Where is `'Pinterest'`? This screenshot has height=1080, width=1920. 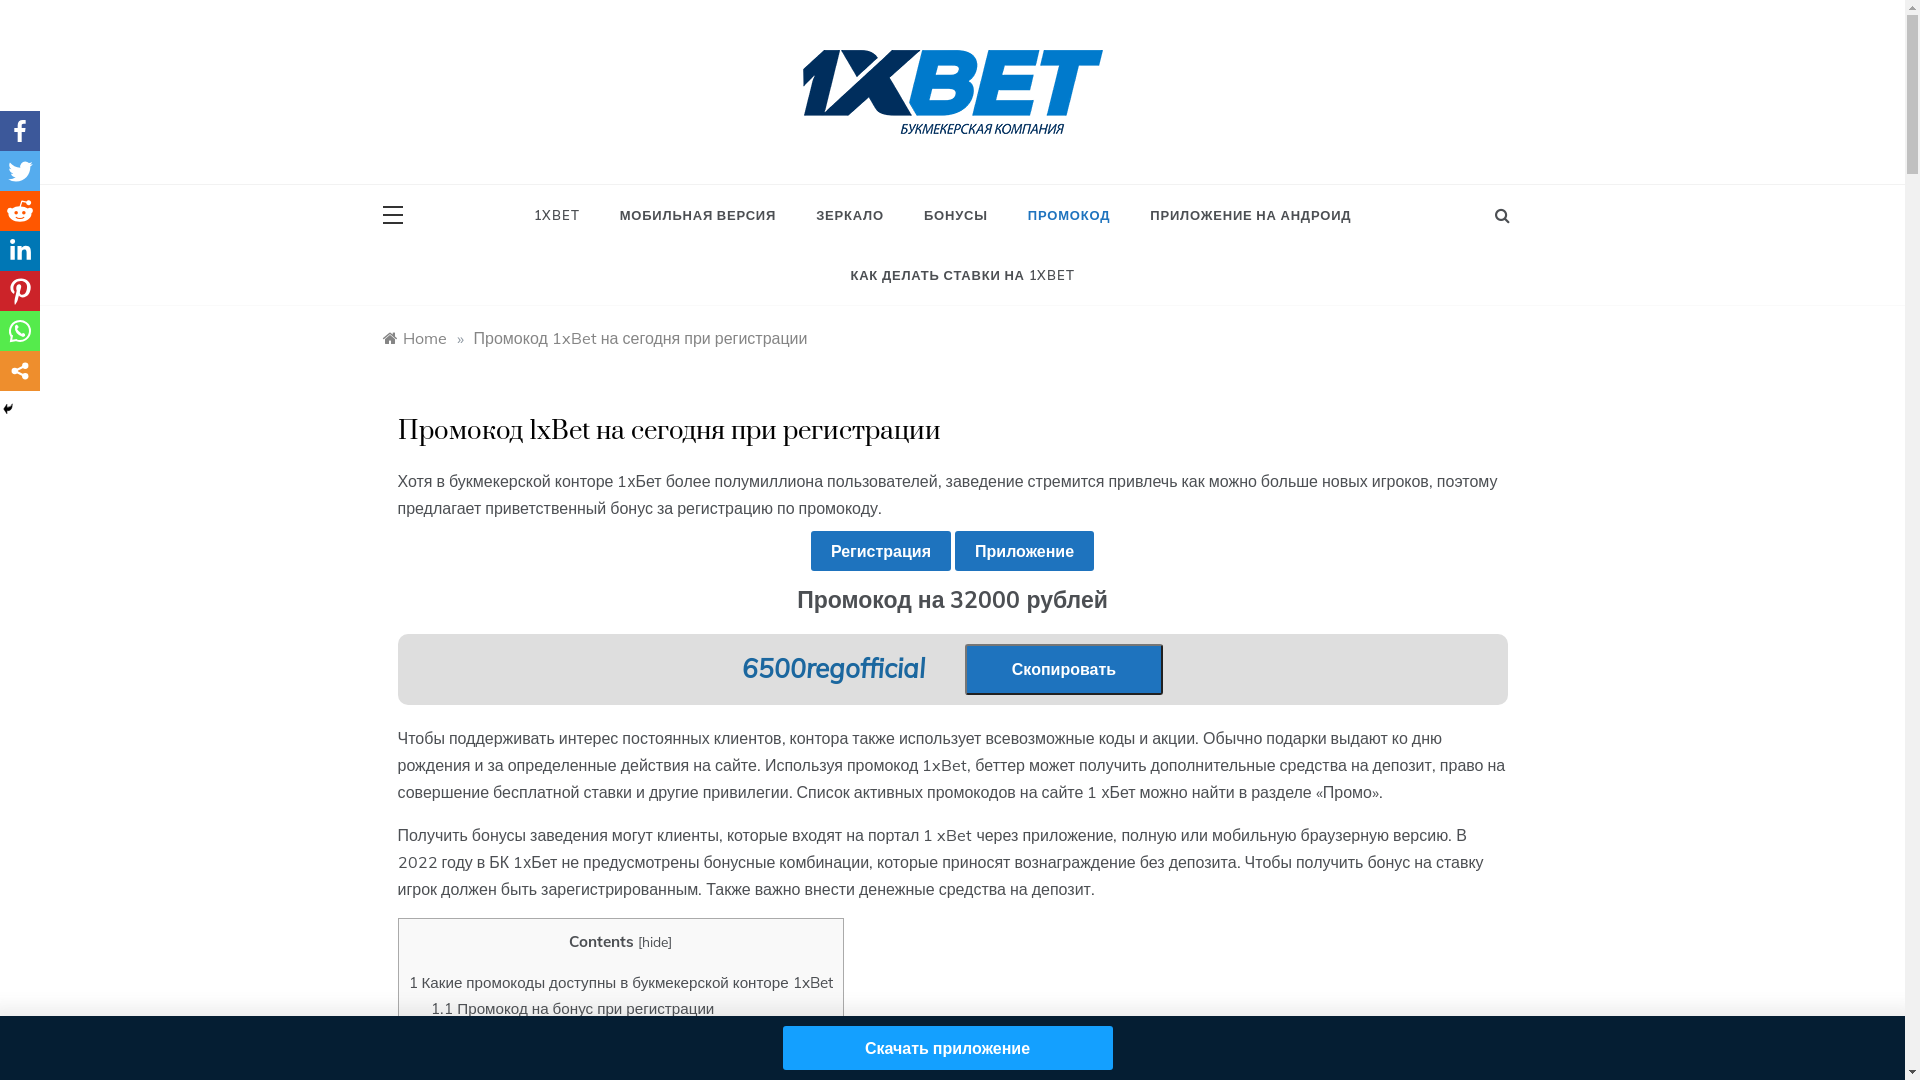
'Pinterest' is located at coordinates (19, 290).